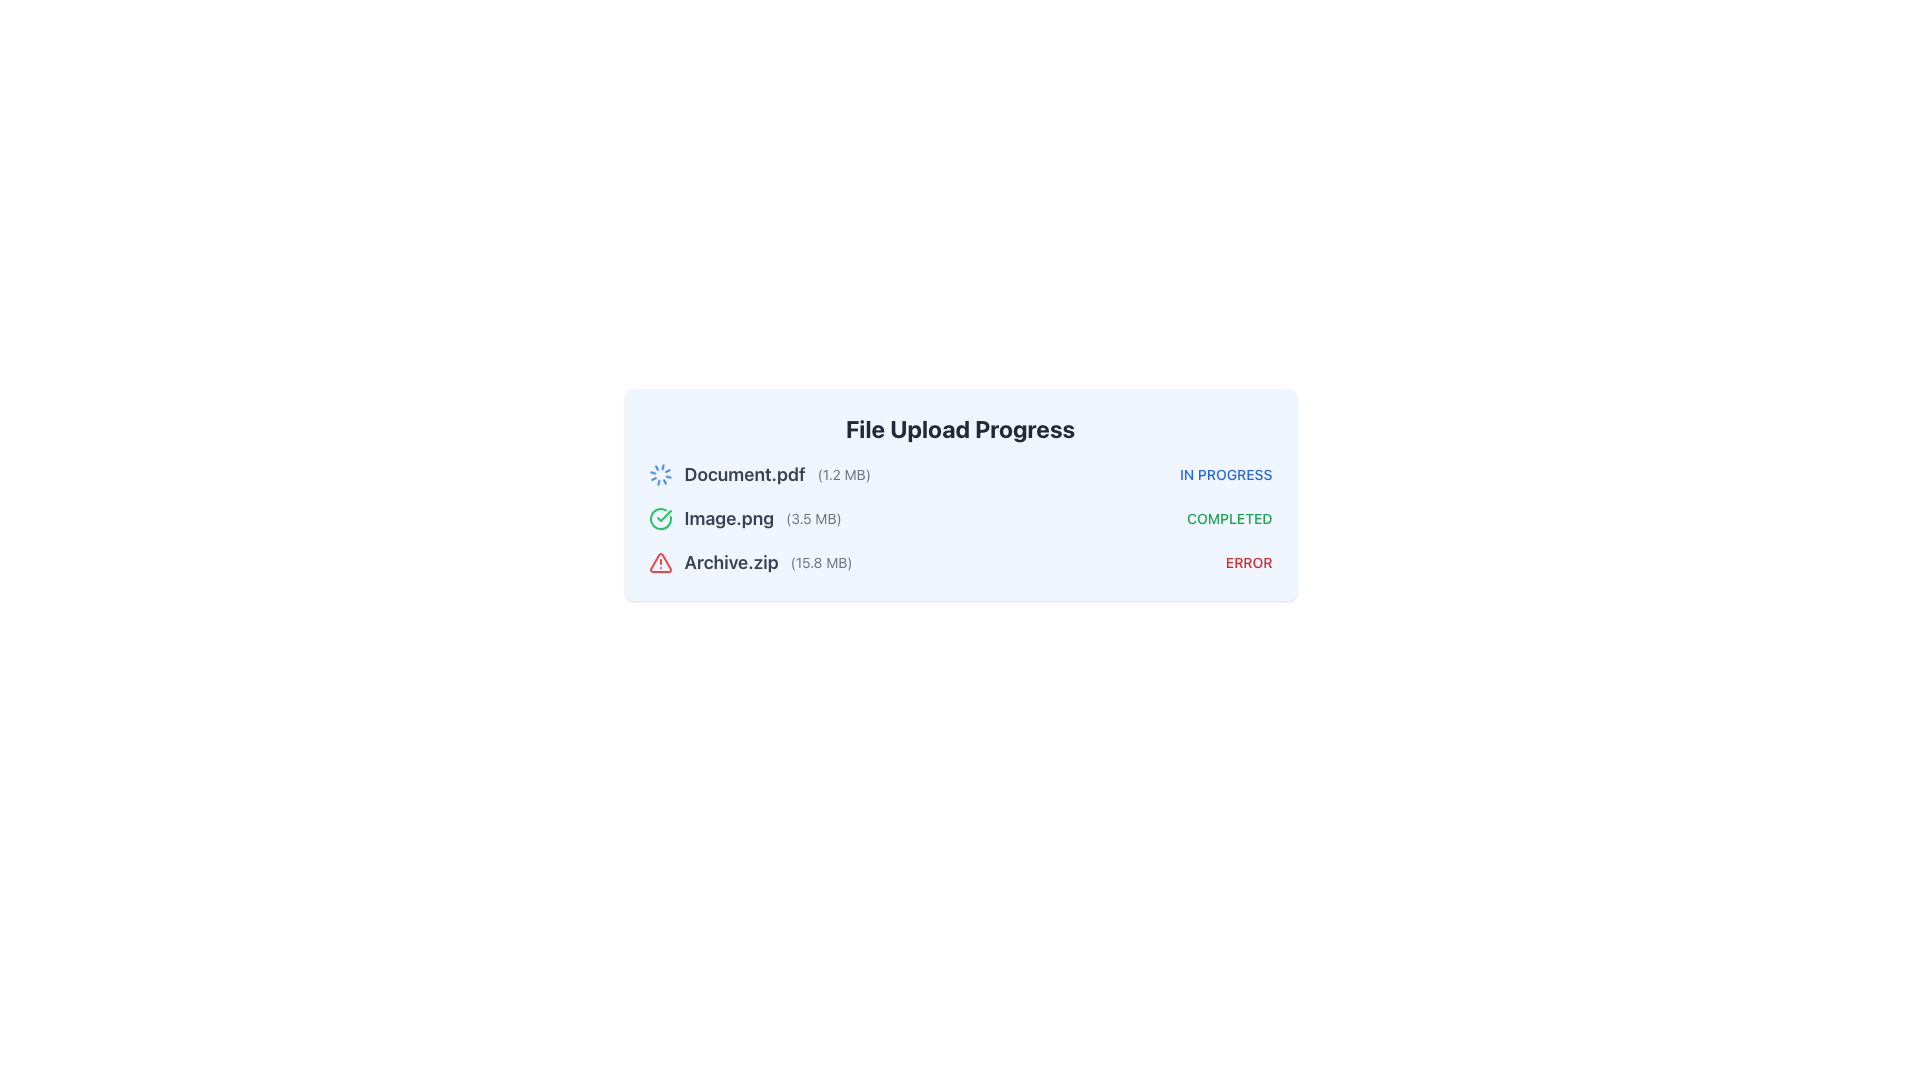  Describe the element at coordinates (960, 518) in the screenshot. I see `file name from the File Upload Status Entry located in the second row of the upload statuses, positioned between 'Document.pdf (1.2 MB)' and 'Archive.zip (15.8 MB)'` at that location.